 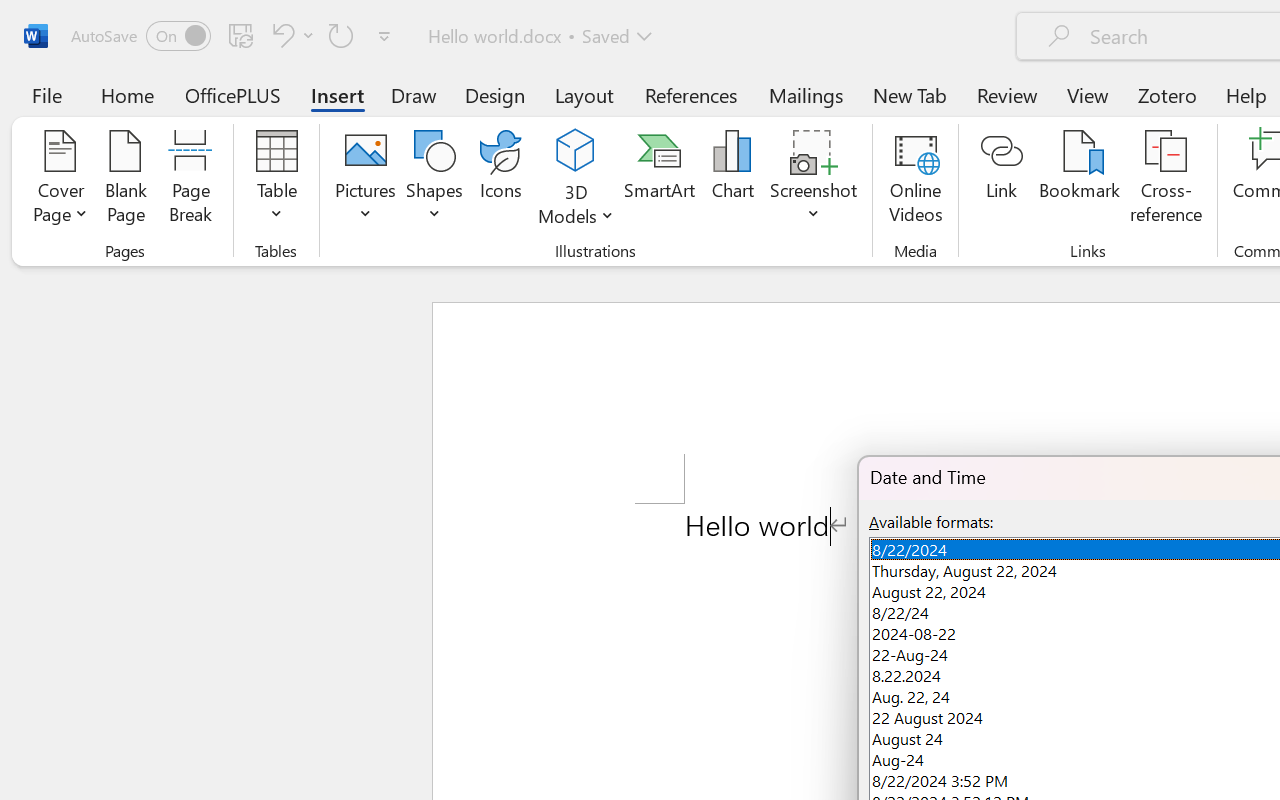 I want to click on 'Chart...', so click(x=731, y=179).